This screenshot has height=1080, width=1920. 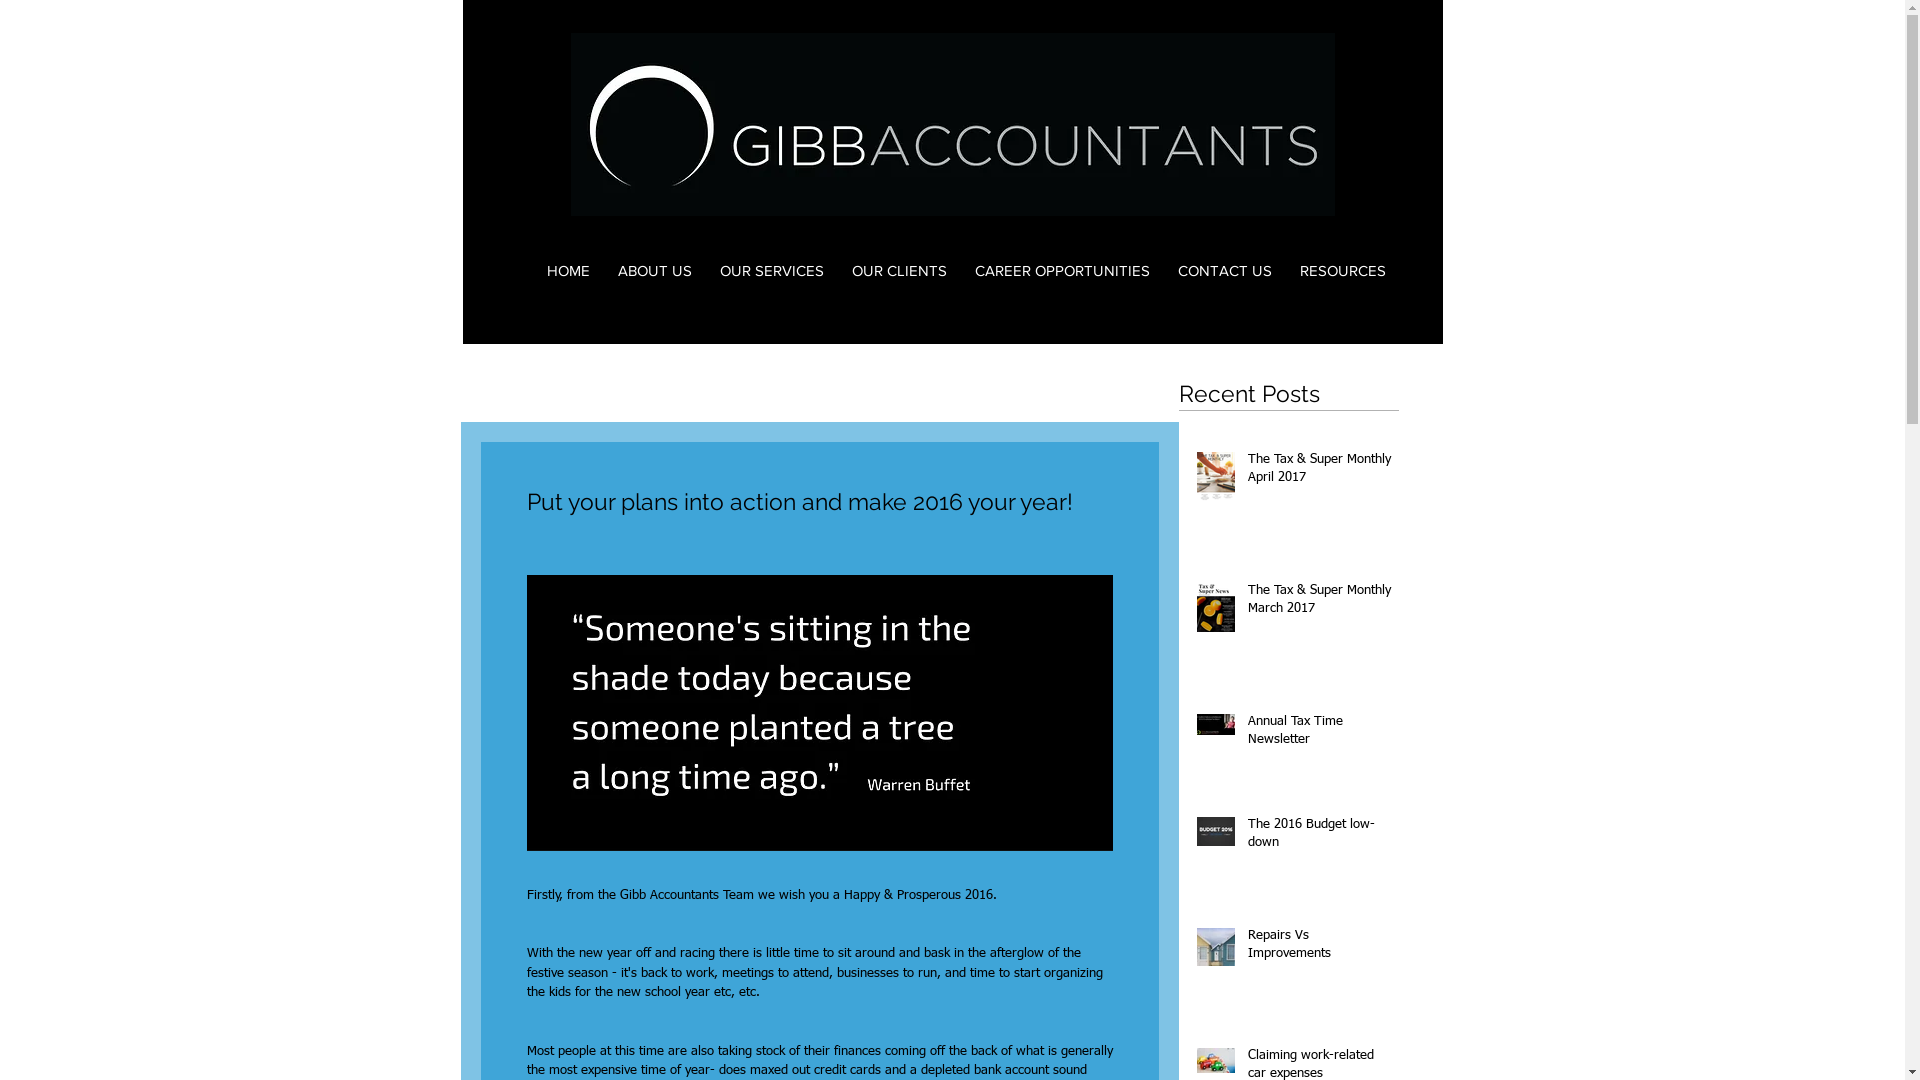 What do you see at coordinates (566, 270) in the screenshot?
I see `'HOME'` at bounding box center [566, 270].